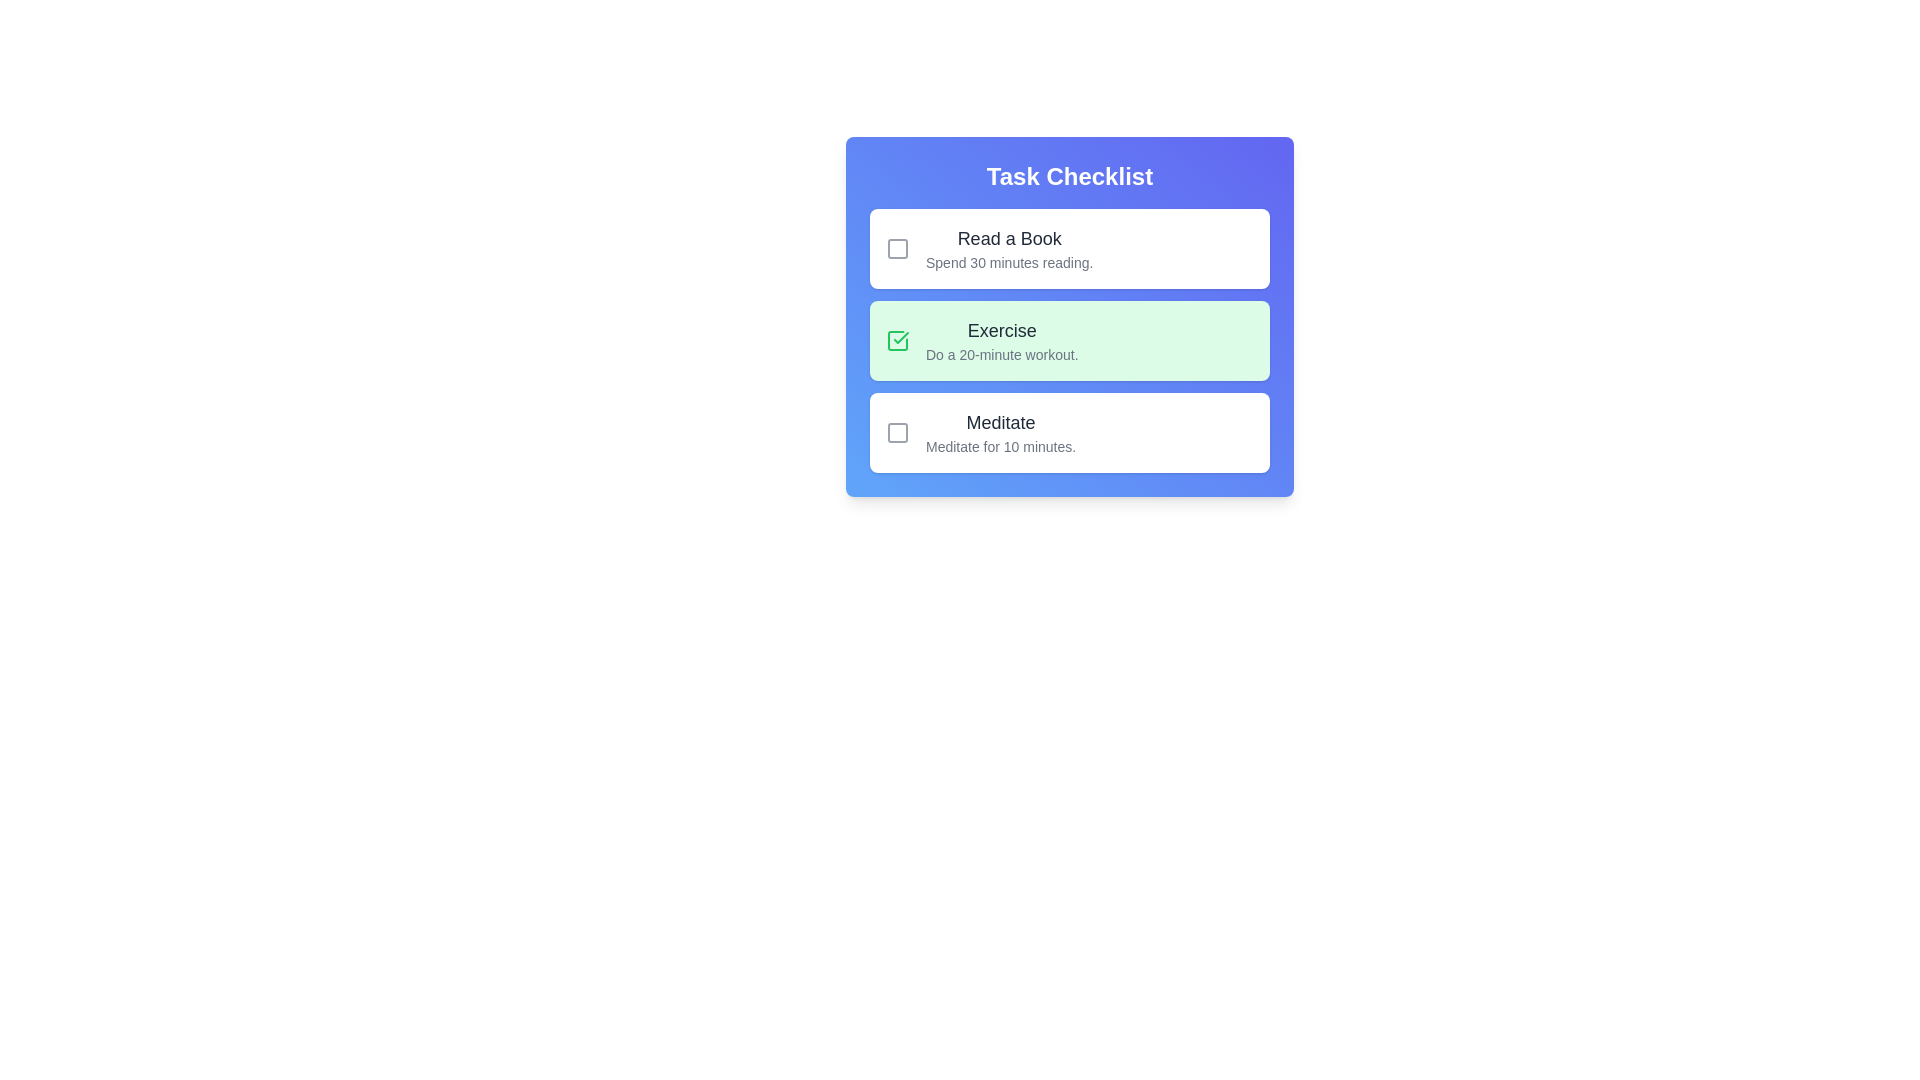 The height and width of the screenshot is (1080, 1920). Describe the element at coordinates (896, 339) in the screenshot. I see `the checkbox icon for task Exercise to determine its completion status` at that location.